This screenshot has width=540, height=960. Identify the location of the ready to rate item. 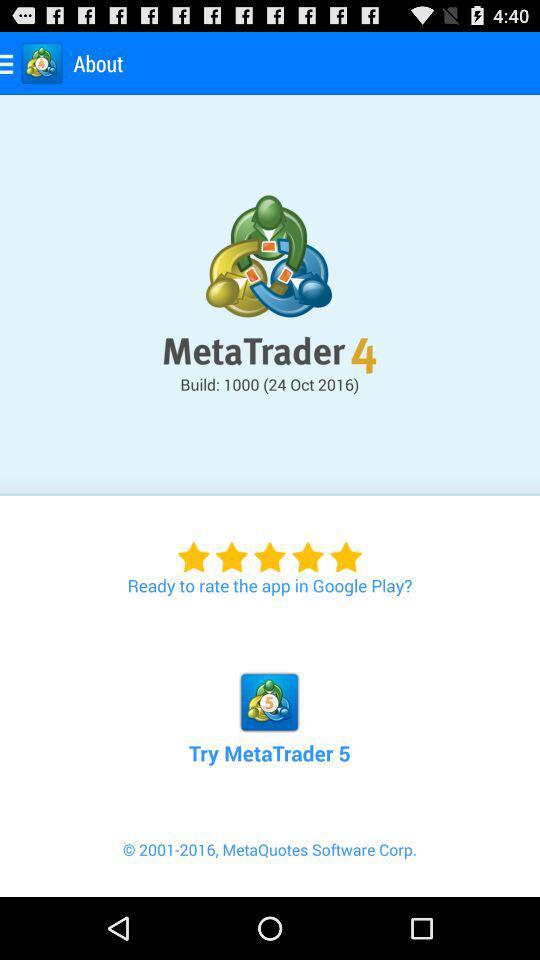
(270, 546).